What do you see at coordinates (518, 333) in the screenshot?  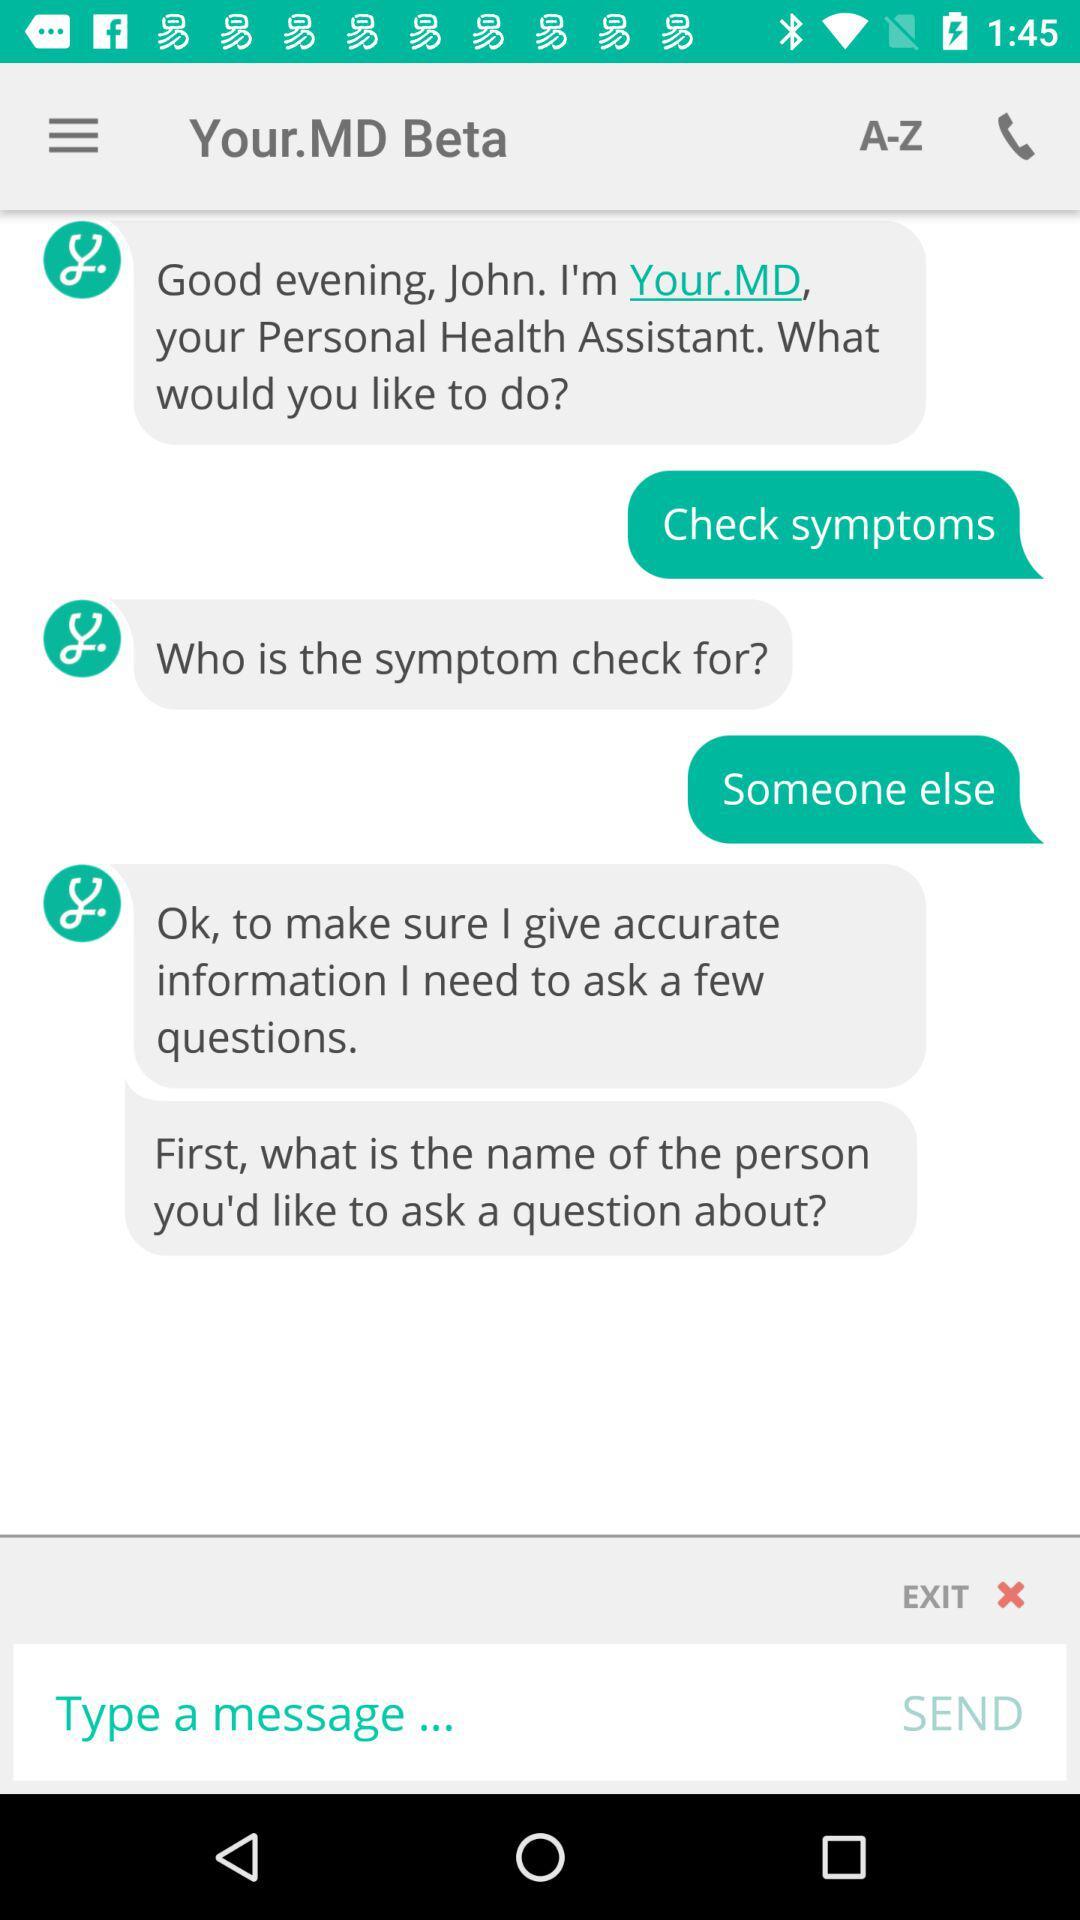 I see `good evening john` at bounding box center [518, 333].